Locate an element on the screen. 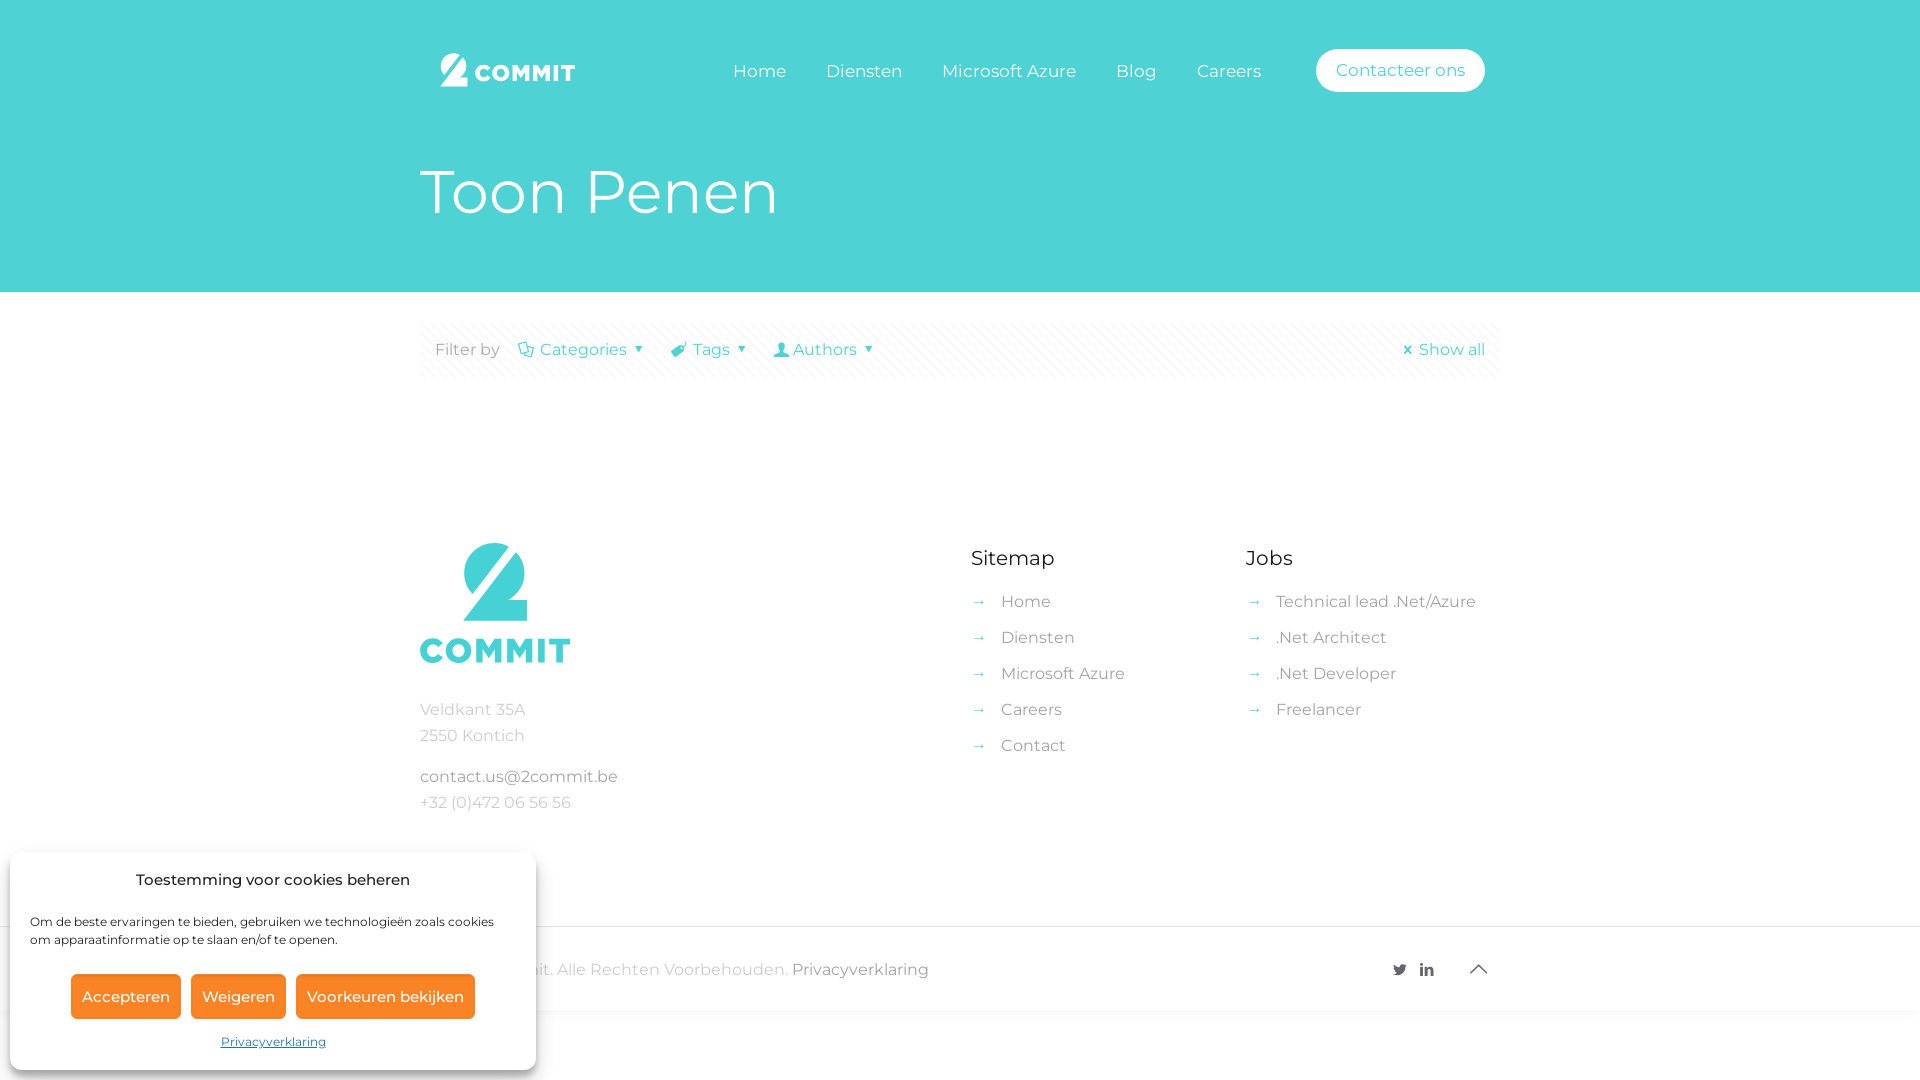 This screenshot has width=1920, height=1080. 'Careers' is located at coordinates (1031, 708).